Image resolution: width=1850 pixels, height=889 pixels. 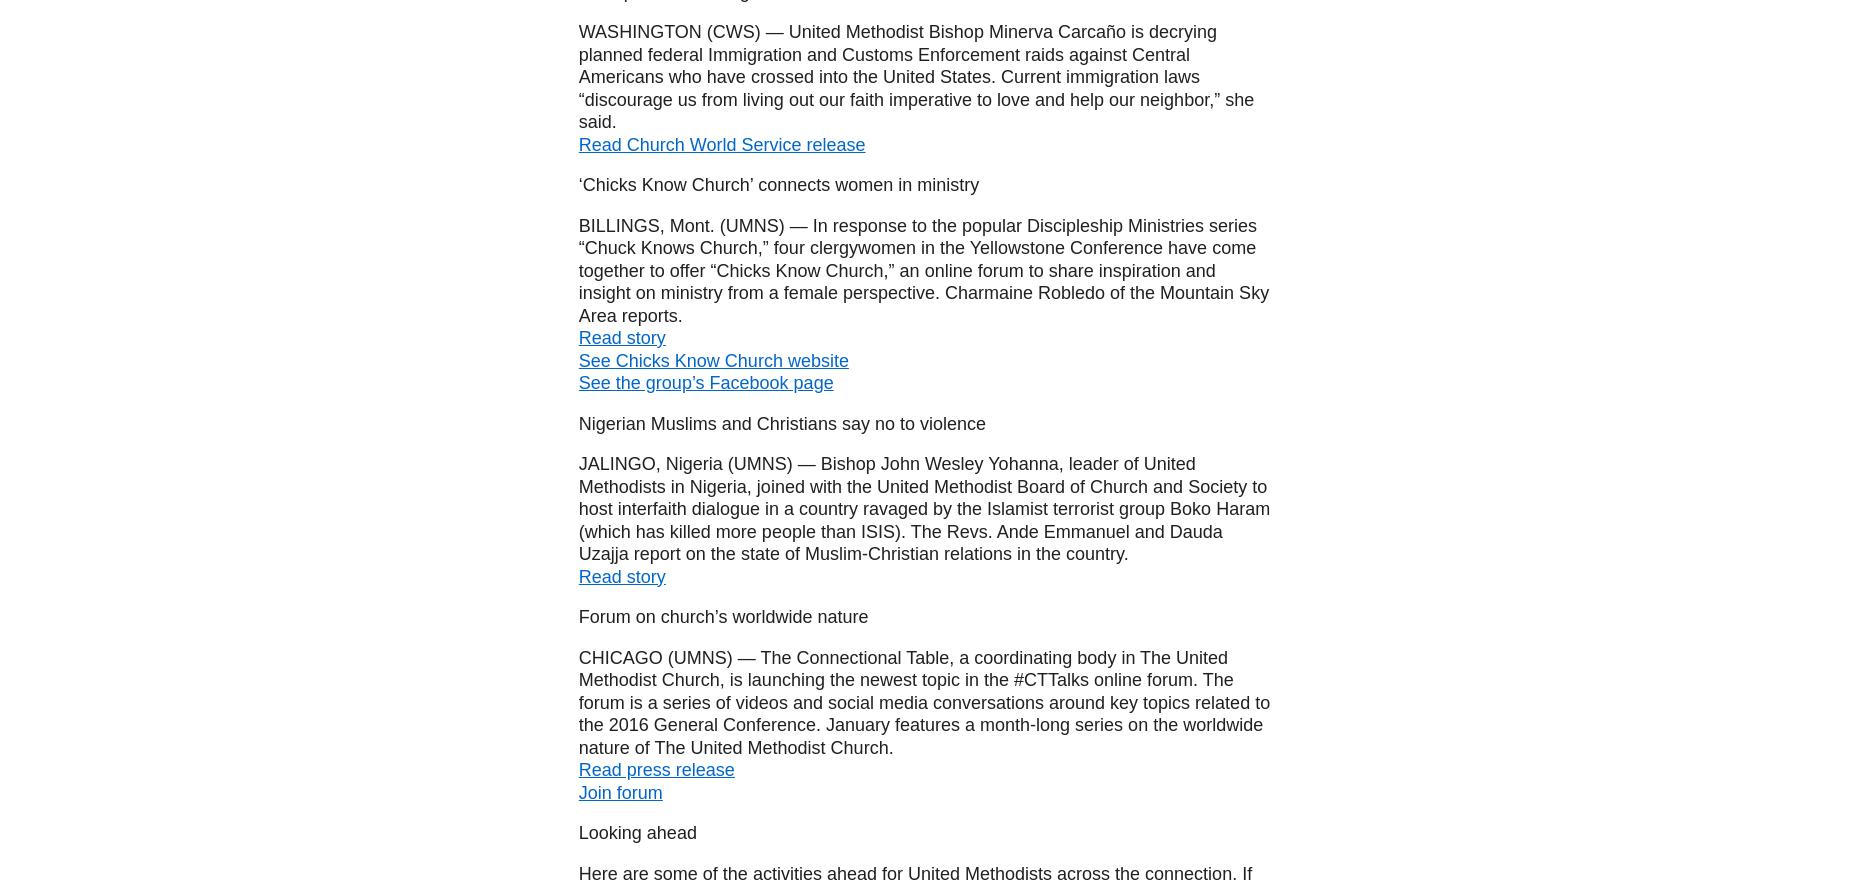 What do you see at coordinates (577, 509) in the screenshot?
I see `'JALINGO, Nigeria (UMNS) — Bishop John Wesley Yohanna, leader of United Methodists in Nigeria, joined with the United Methodist Board of Church and Society to host interfaith dialogue in a country ravaged by the Islamist terrorist group Boko Haram (which has killed more people than ISIS). The Revs. Ande Emmanuel and Dauda Uzajja report on the state of Muslim-Christian relations in the country.'` at bounding box center [577, 509].